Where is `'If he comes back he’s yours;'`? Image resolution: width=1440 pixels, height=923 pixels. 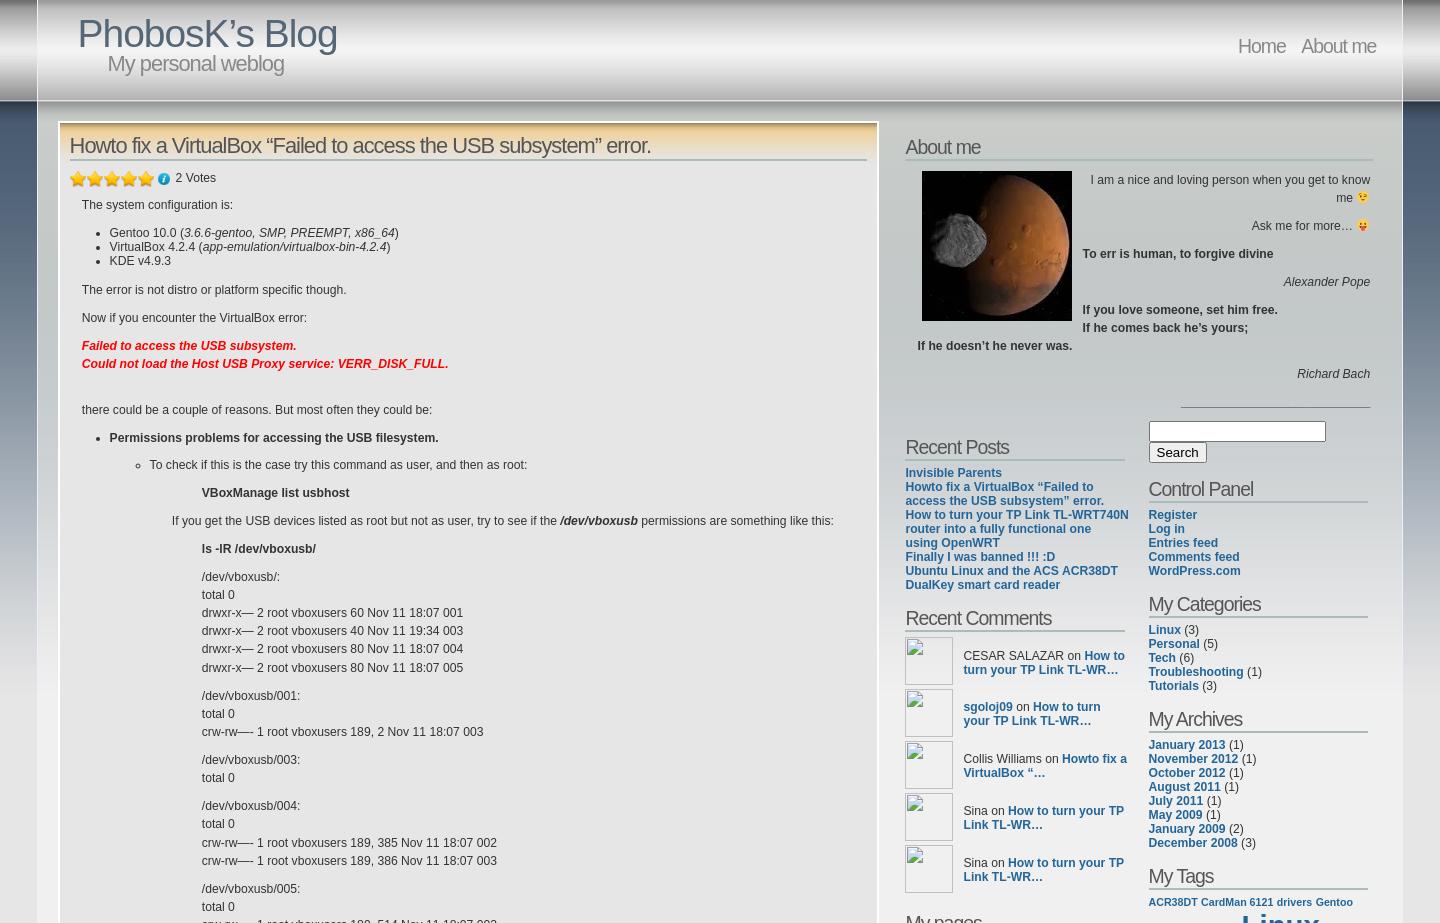 'If he comes back he’s yours;' is located at coordinates (1164, 328).